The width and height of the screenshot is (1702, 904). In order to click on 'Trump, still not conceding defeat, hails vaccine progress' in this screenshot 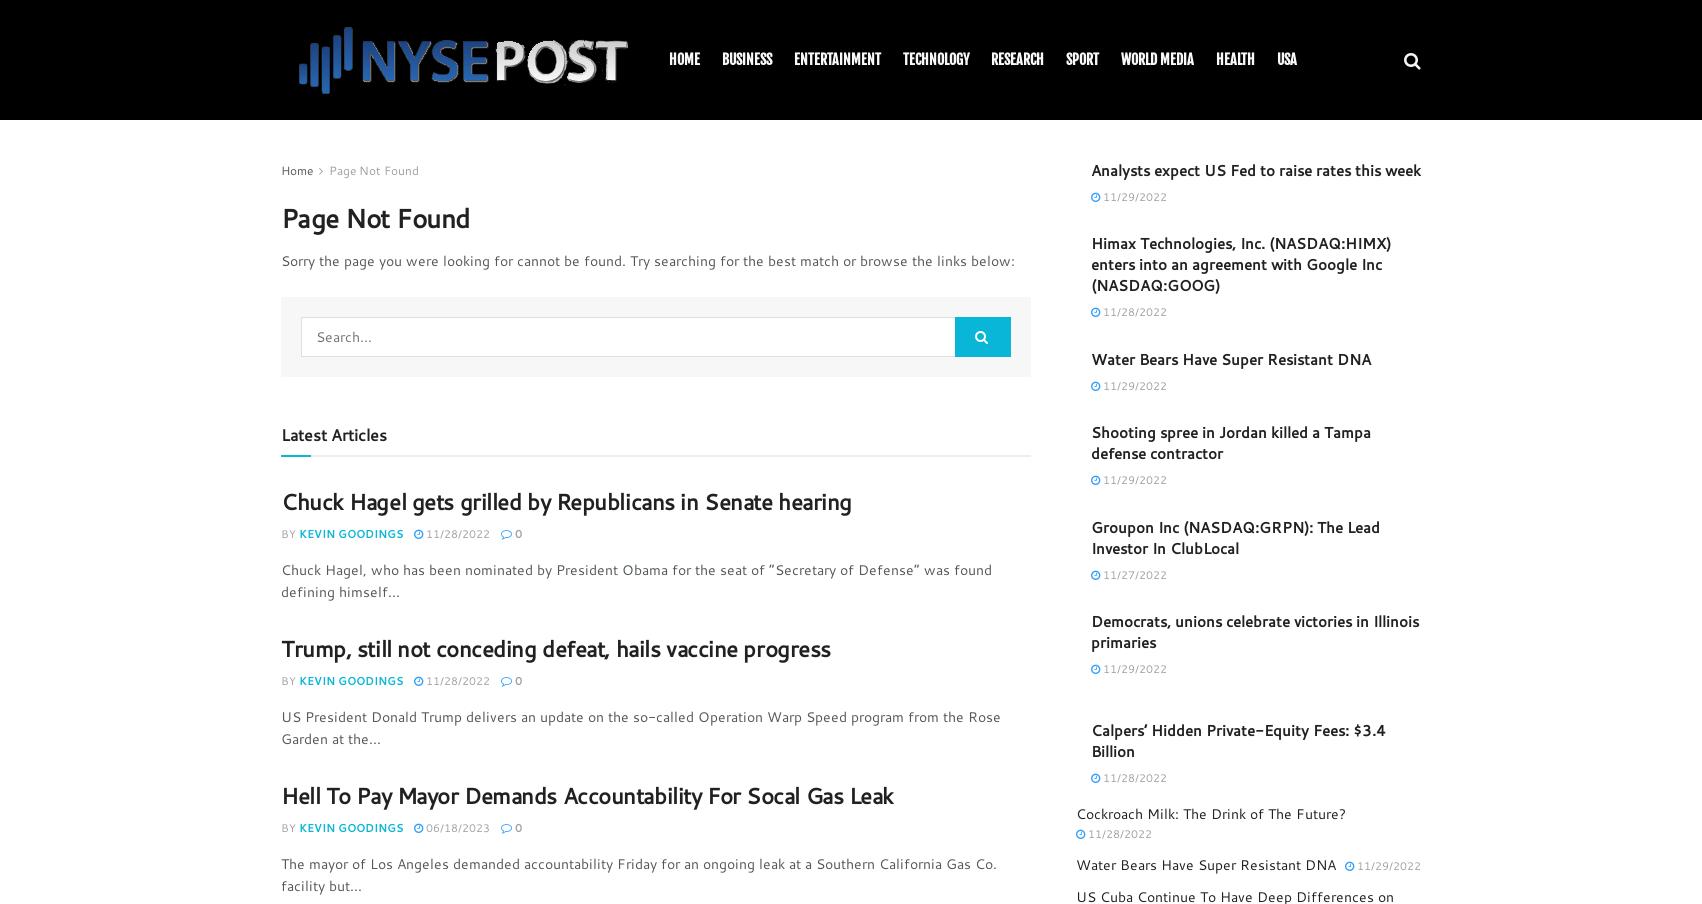, I will do `click(280, 647)`.